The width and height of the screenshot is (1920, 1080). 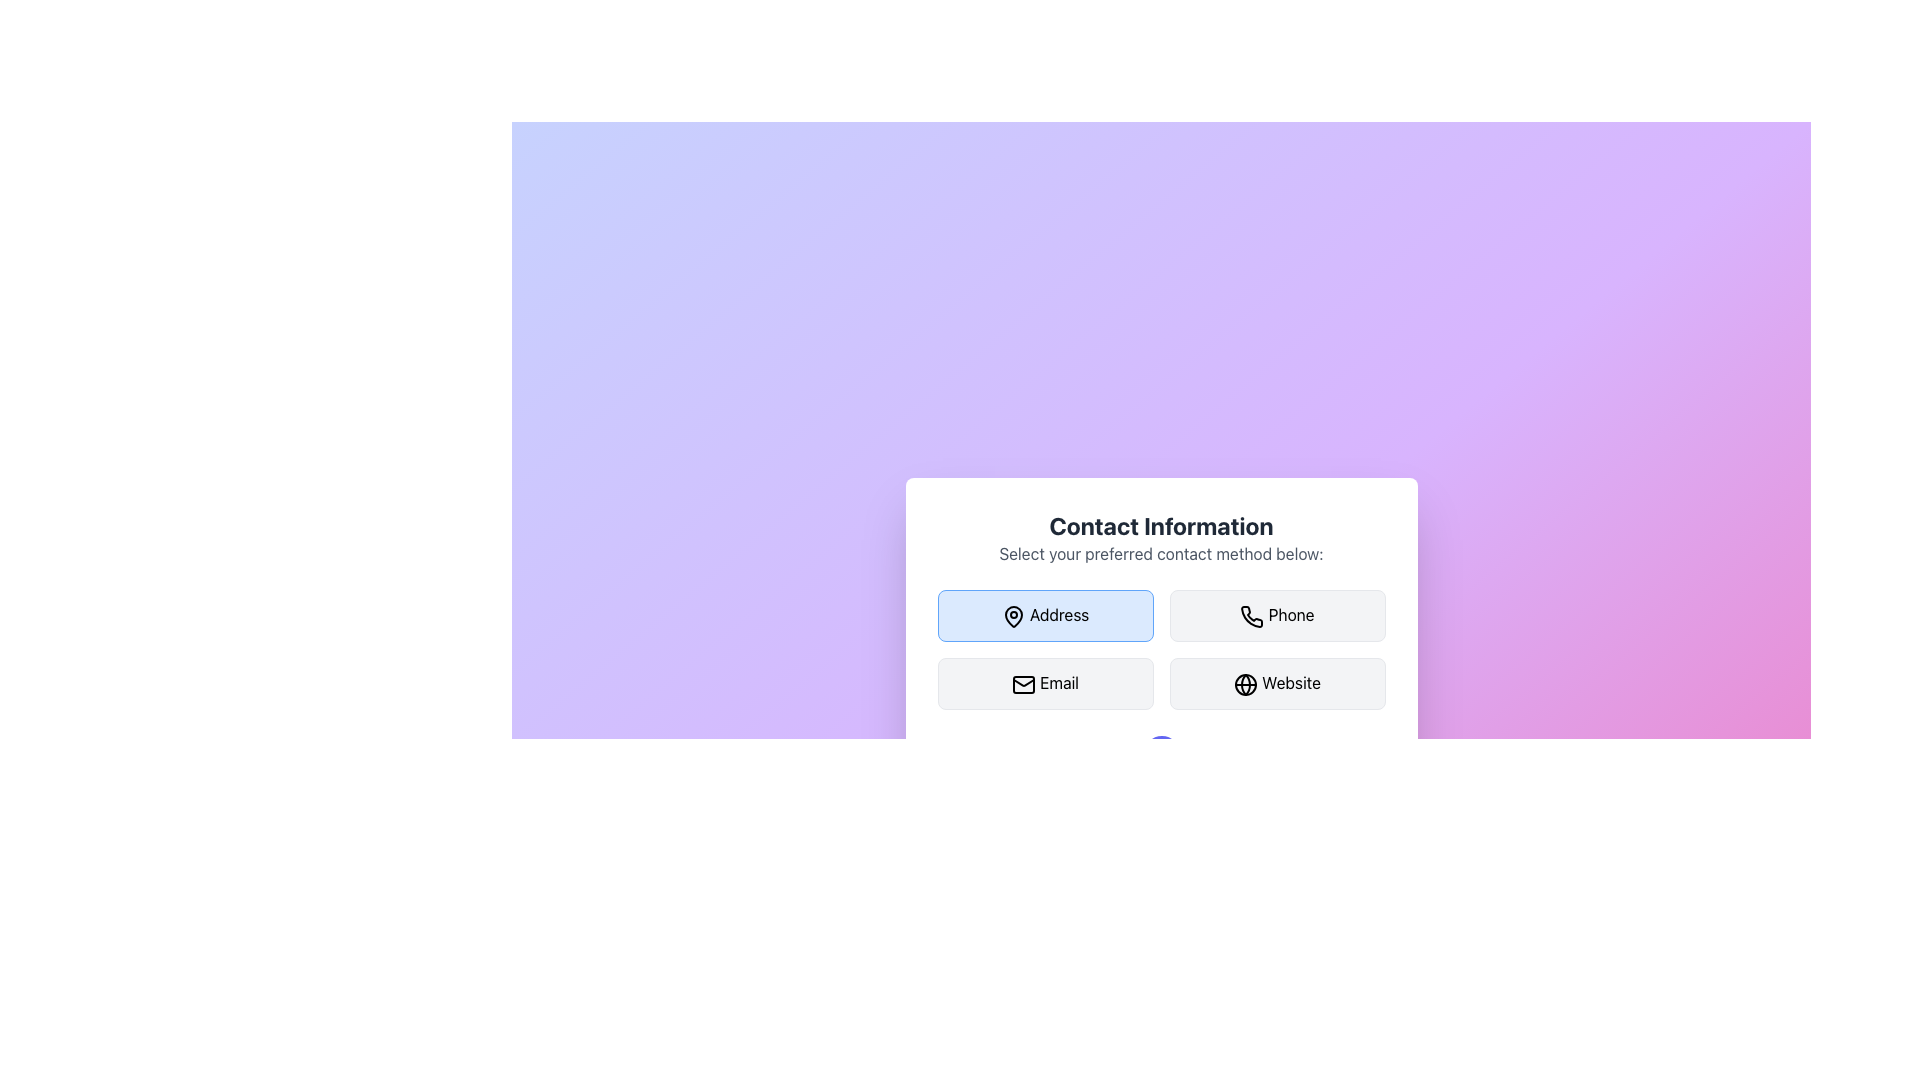 I want to click on the rectangular button with a light gray background and a globe icon labeled 'Website', so click(x=1276, y=682).